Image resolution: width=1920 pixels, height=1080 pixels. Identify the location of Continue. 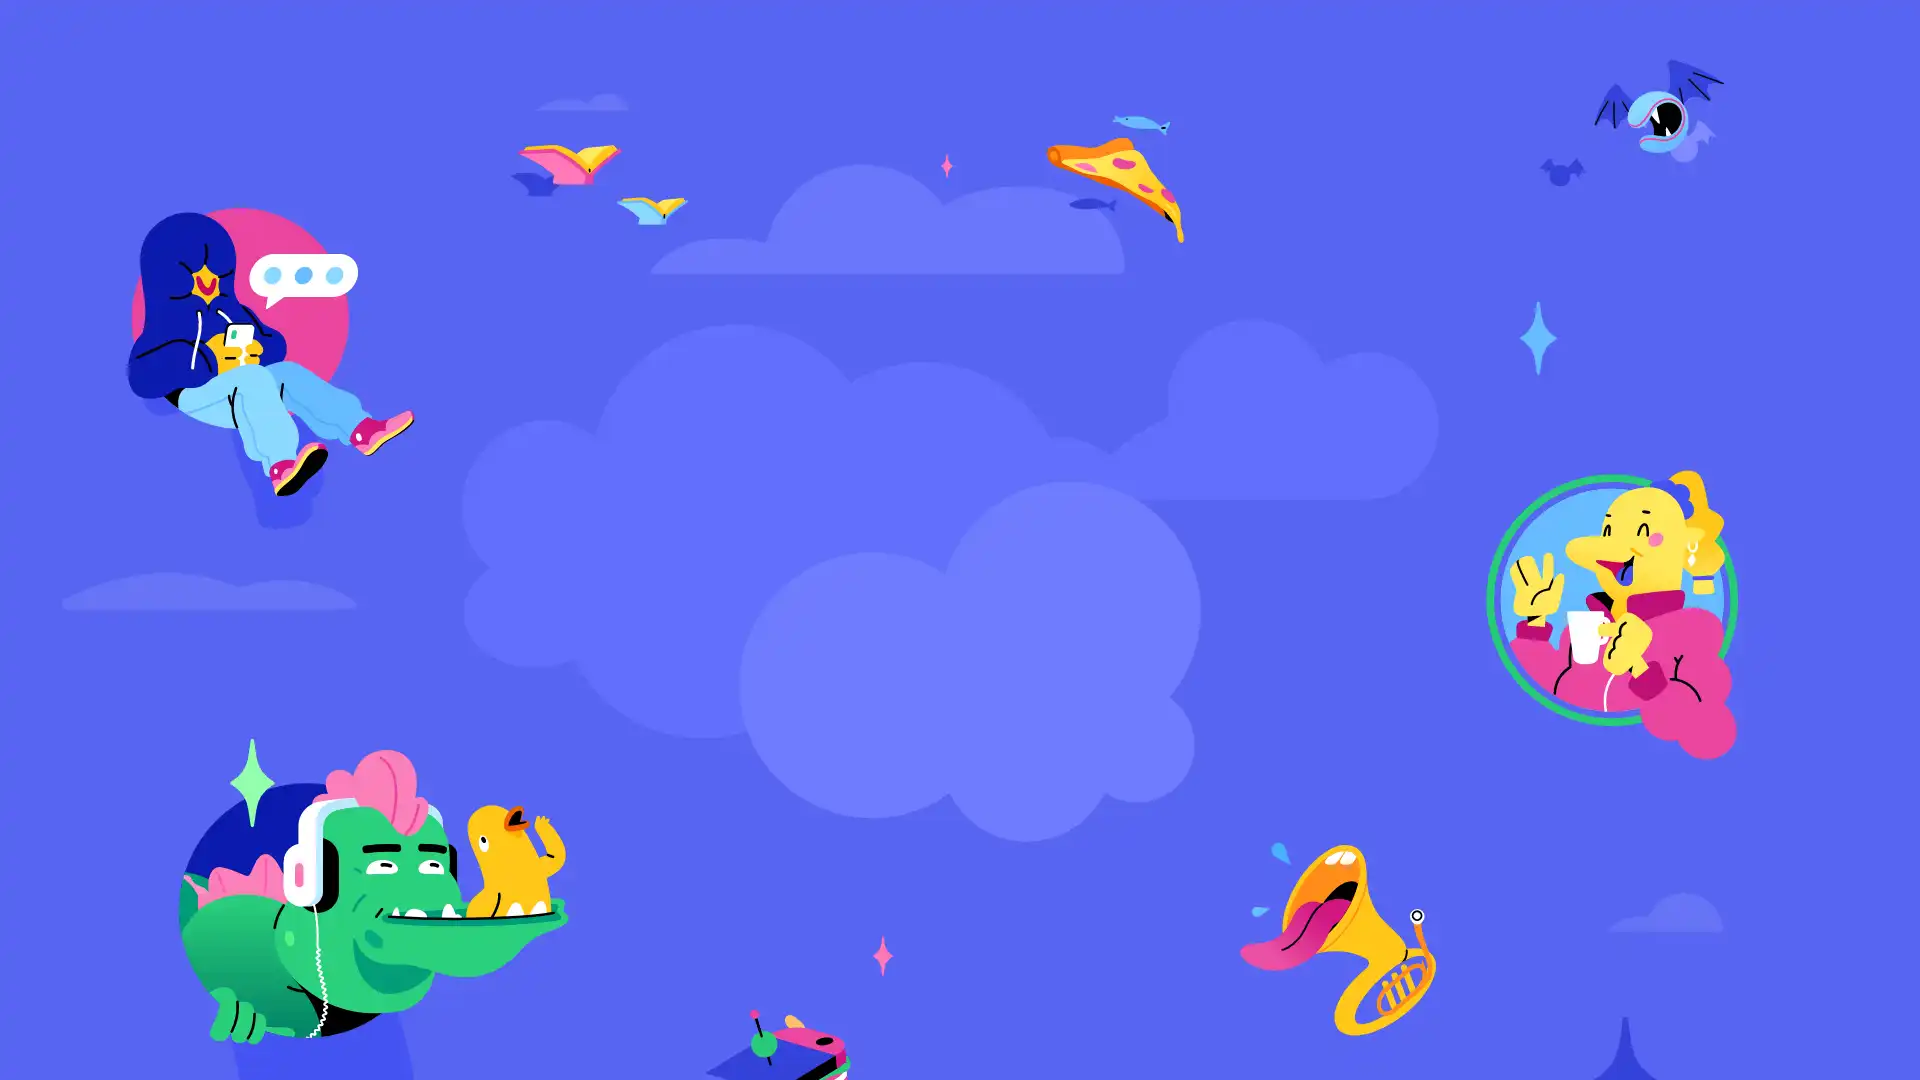
(960, 656).